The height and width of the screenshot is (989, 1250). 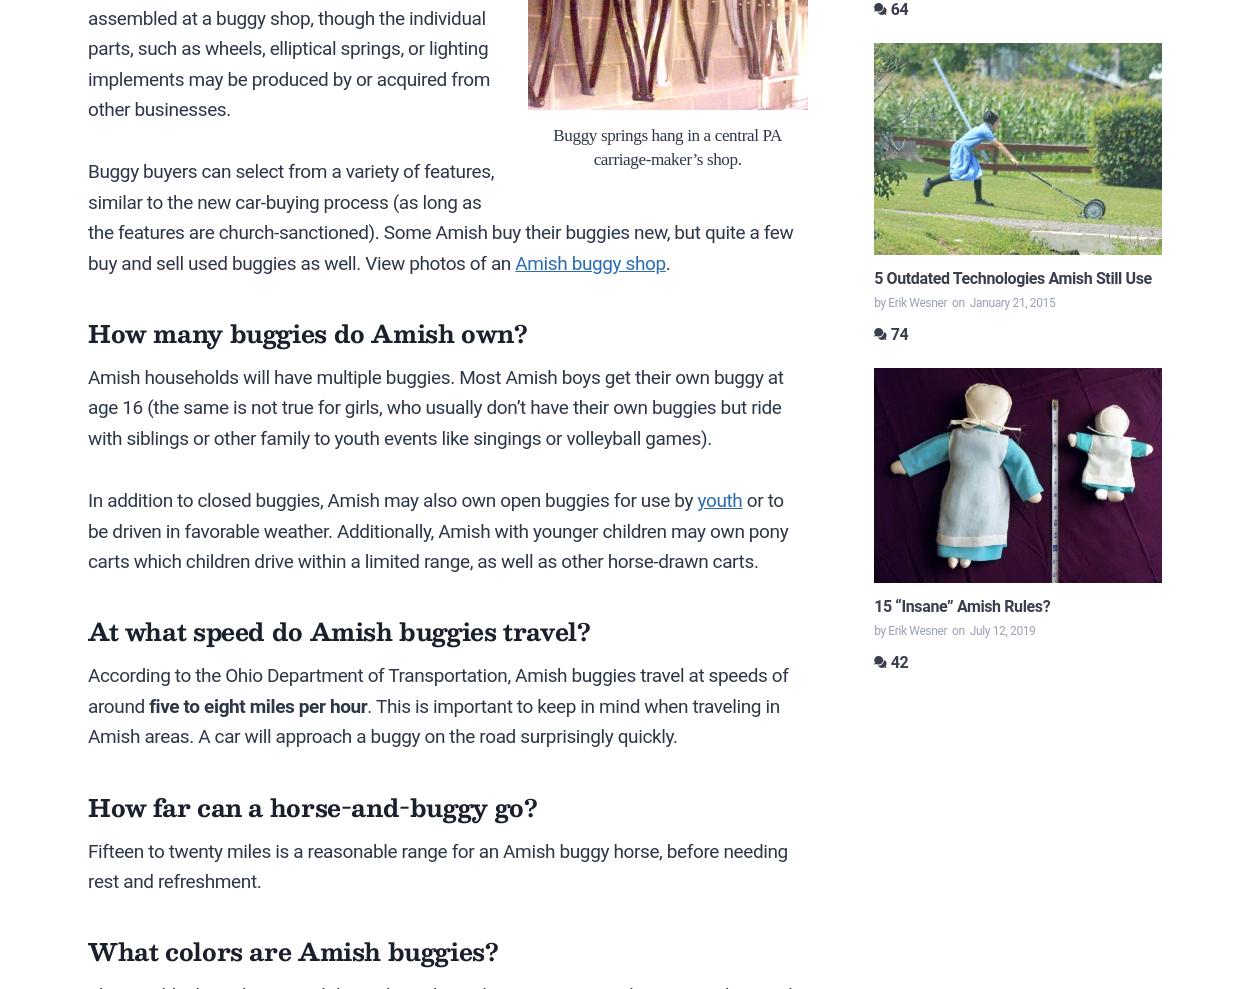 I want to click on 'What colors are Amish buggies?', so click(x=87, y=951).